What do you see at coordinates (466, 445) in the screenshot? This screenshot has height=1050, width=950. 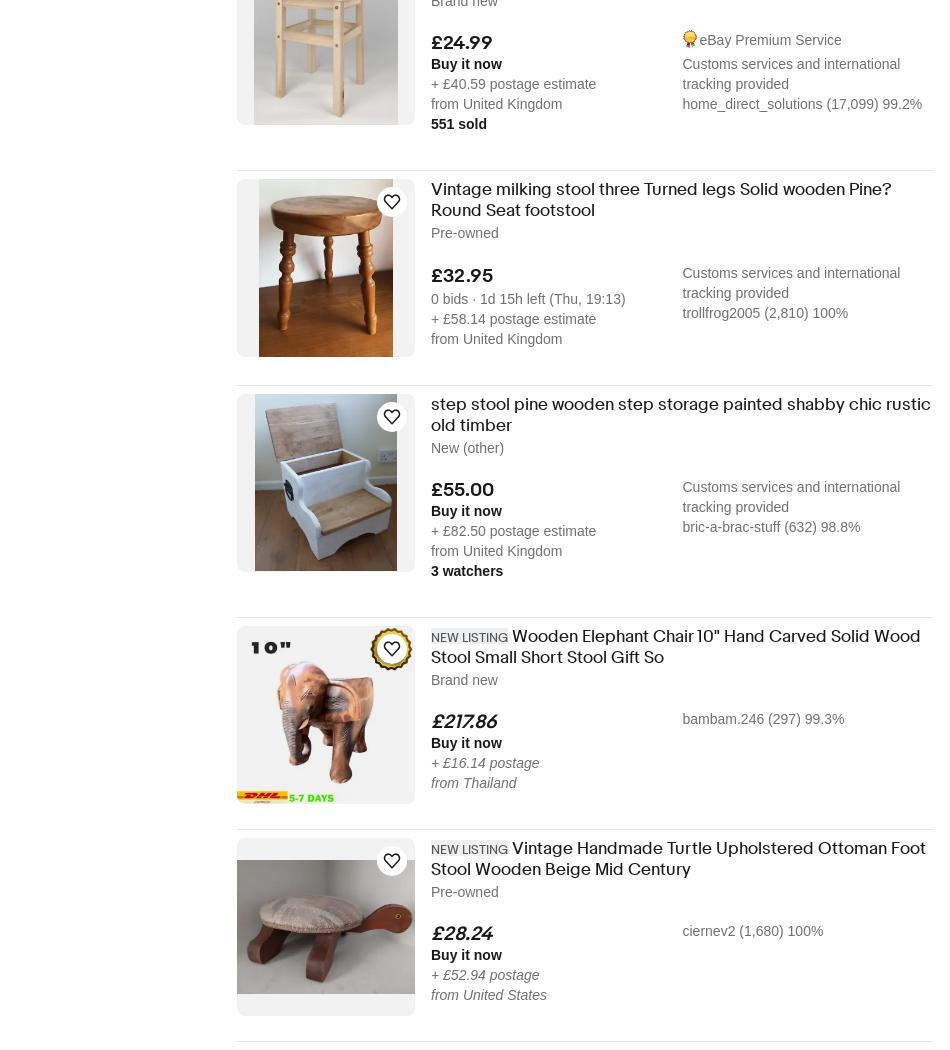 I see `'New (other)'` at bounding box center [466, 445].